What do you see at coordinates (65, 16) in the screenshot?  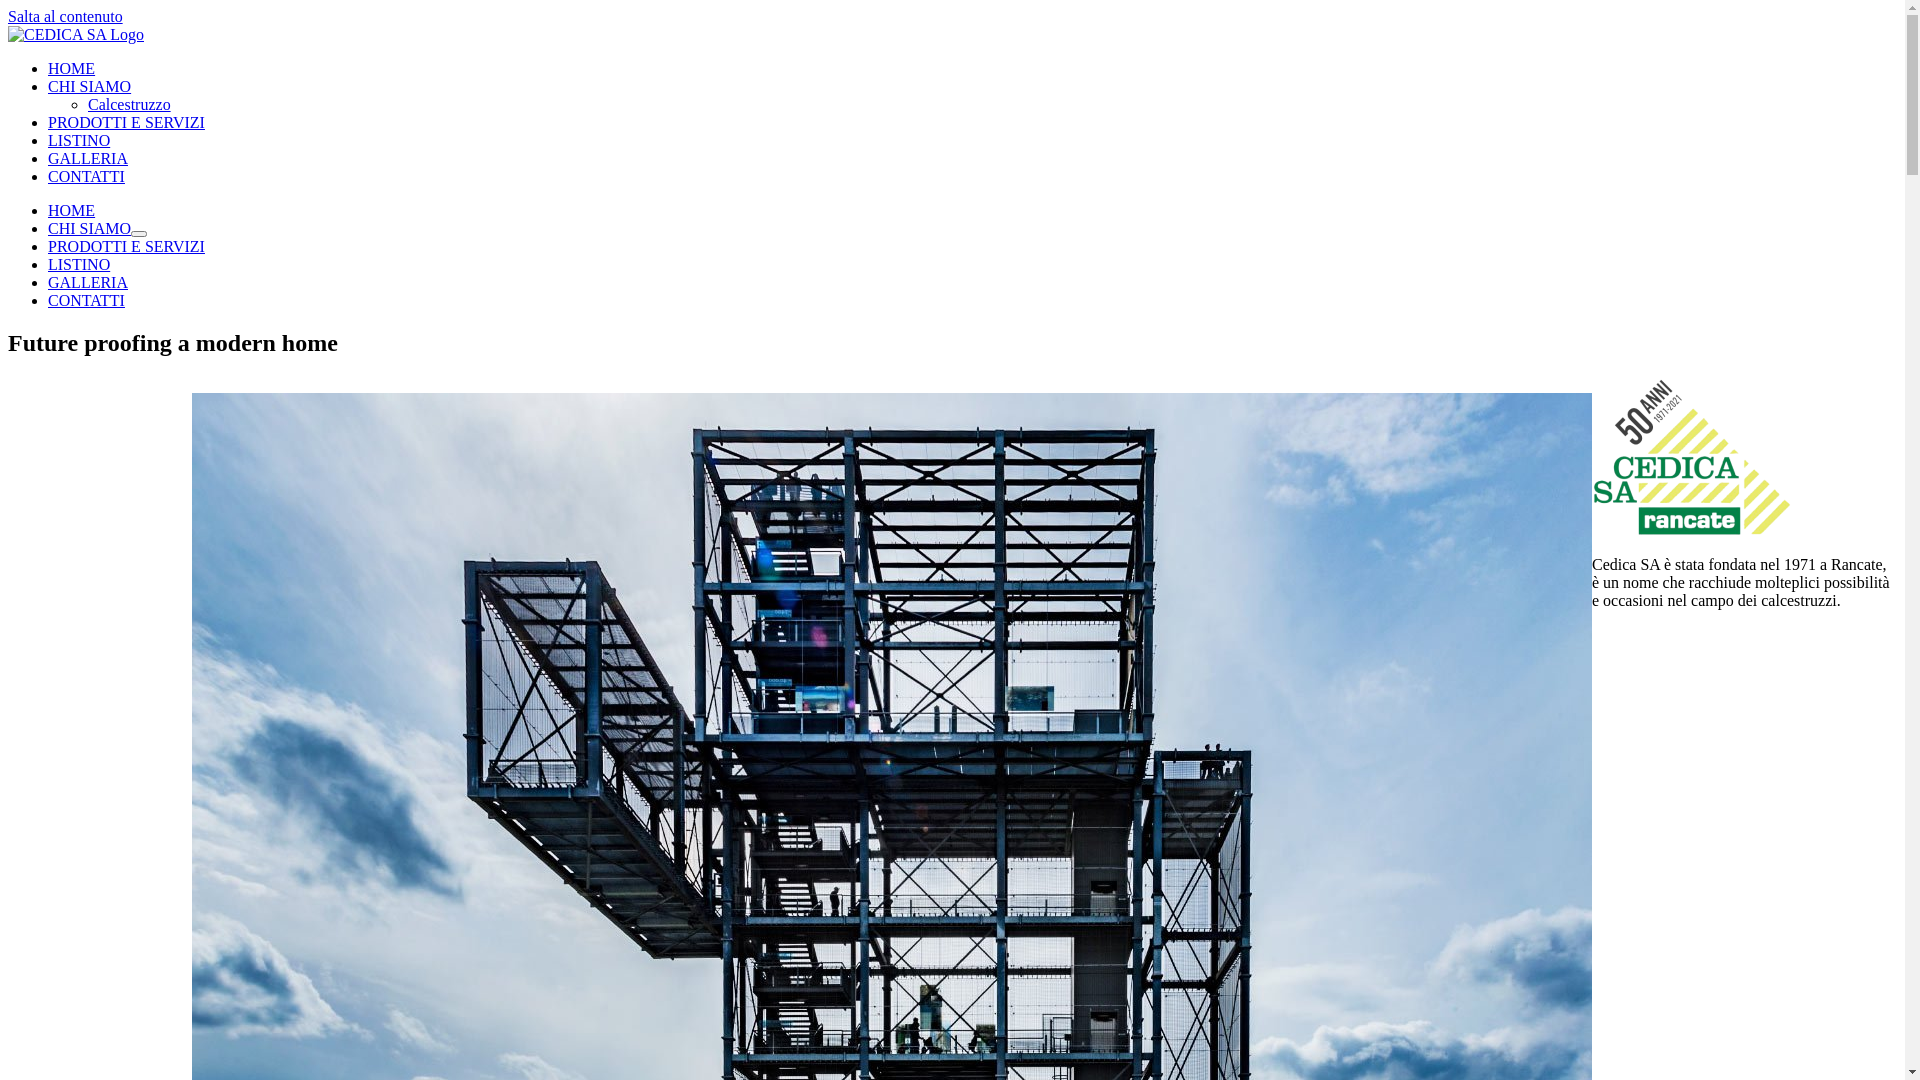 I see `'Salta al contenuto'` at bounding box center [65, 16].